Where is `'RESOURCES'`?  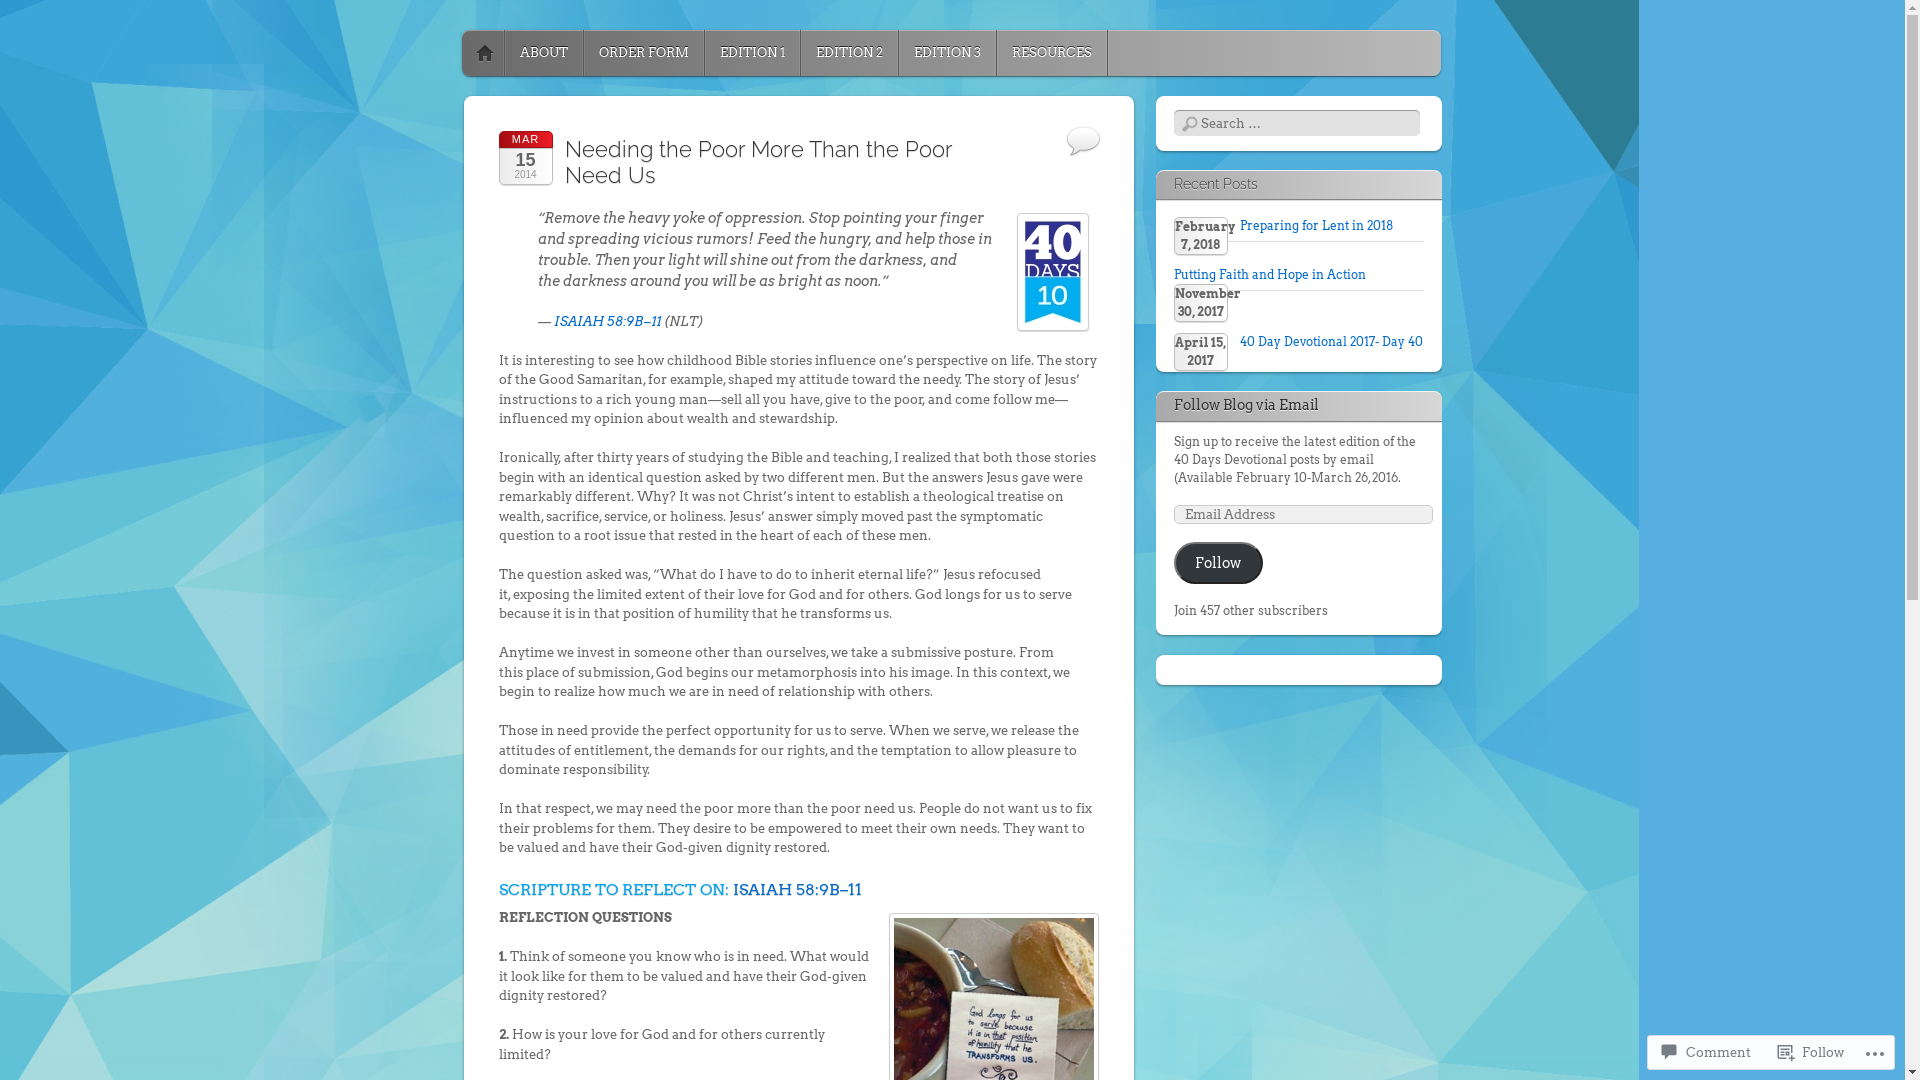
'RESOURCES' is located at coordinates (1050, 52).